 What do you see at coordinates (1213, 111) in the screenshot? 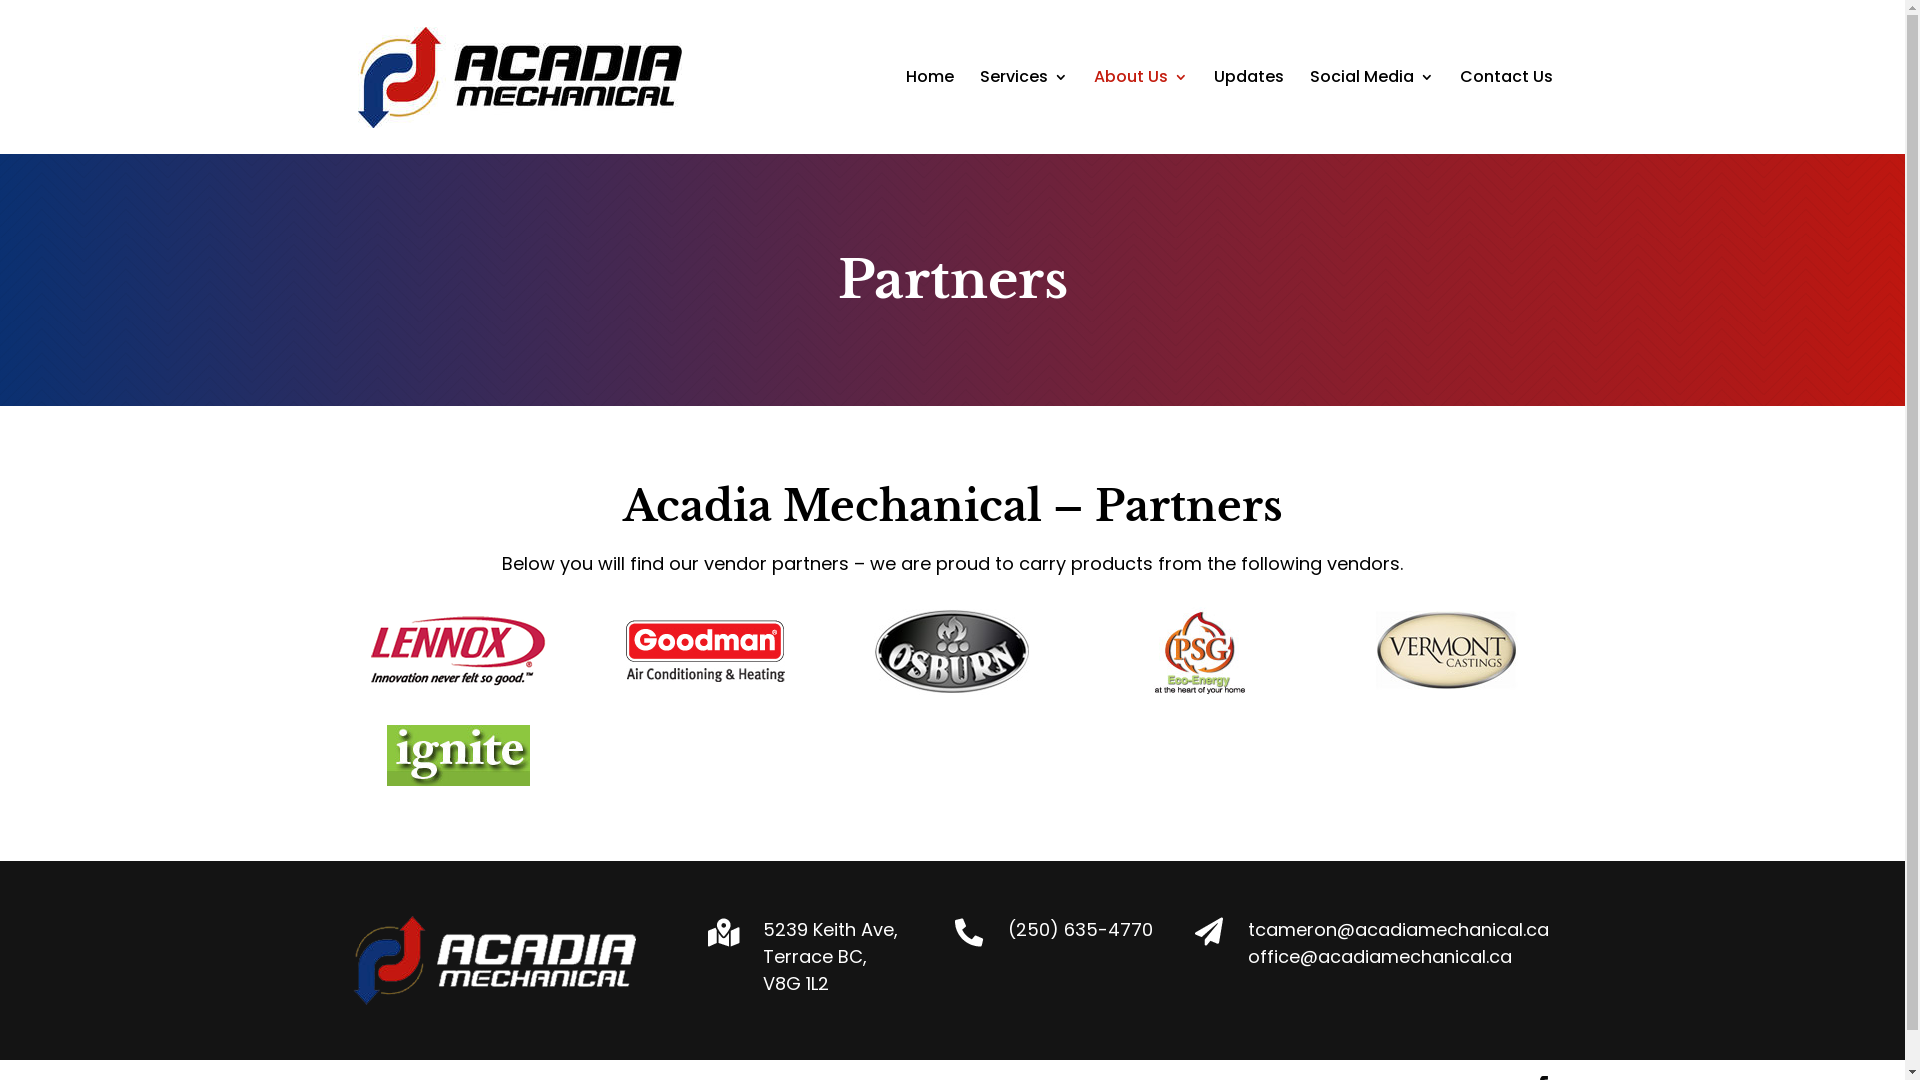
I see `'Updates'` at bounding box center [1213, 111].